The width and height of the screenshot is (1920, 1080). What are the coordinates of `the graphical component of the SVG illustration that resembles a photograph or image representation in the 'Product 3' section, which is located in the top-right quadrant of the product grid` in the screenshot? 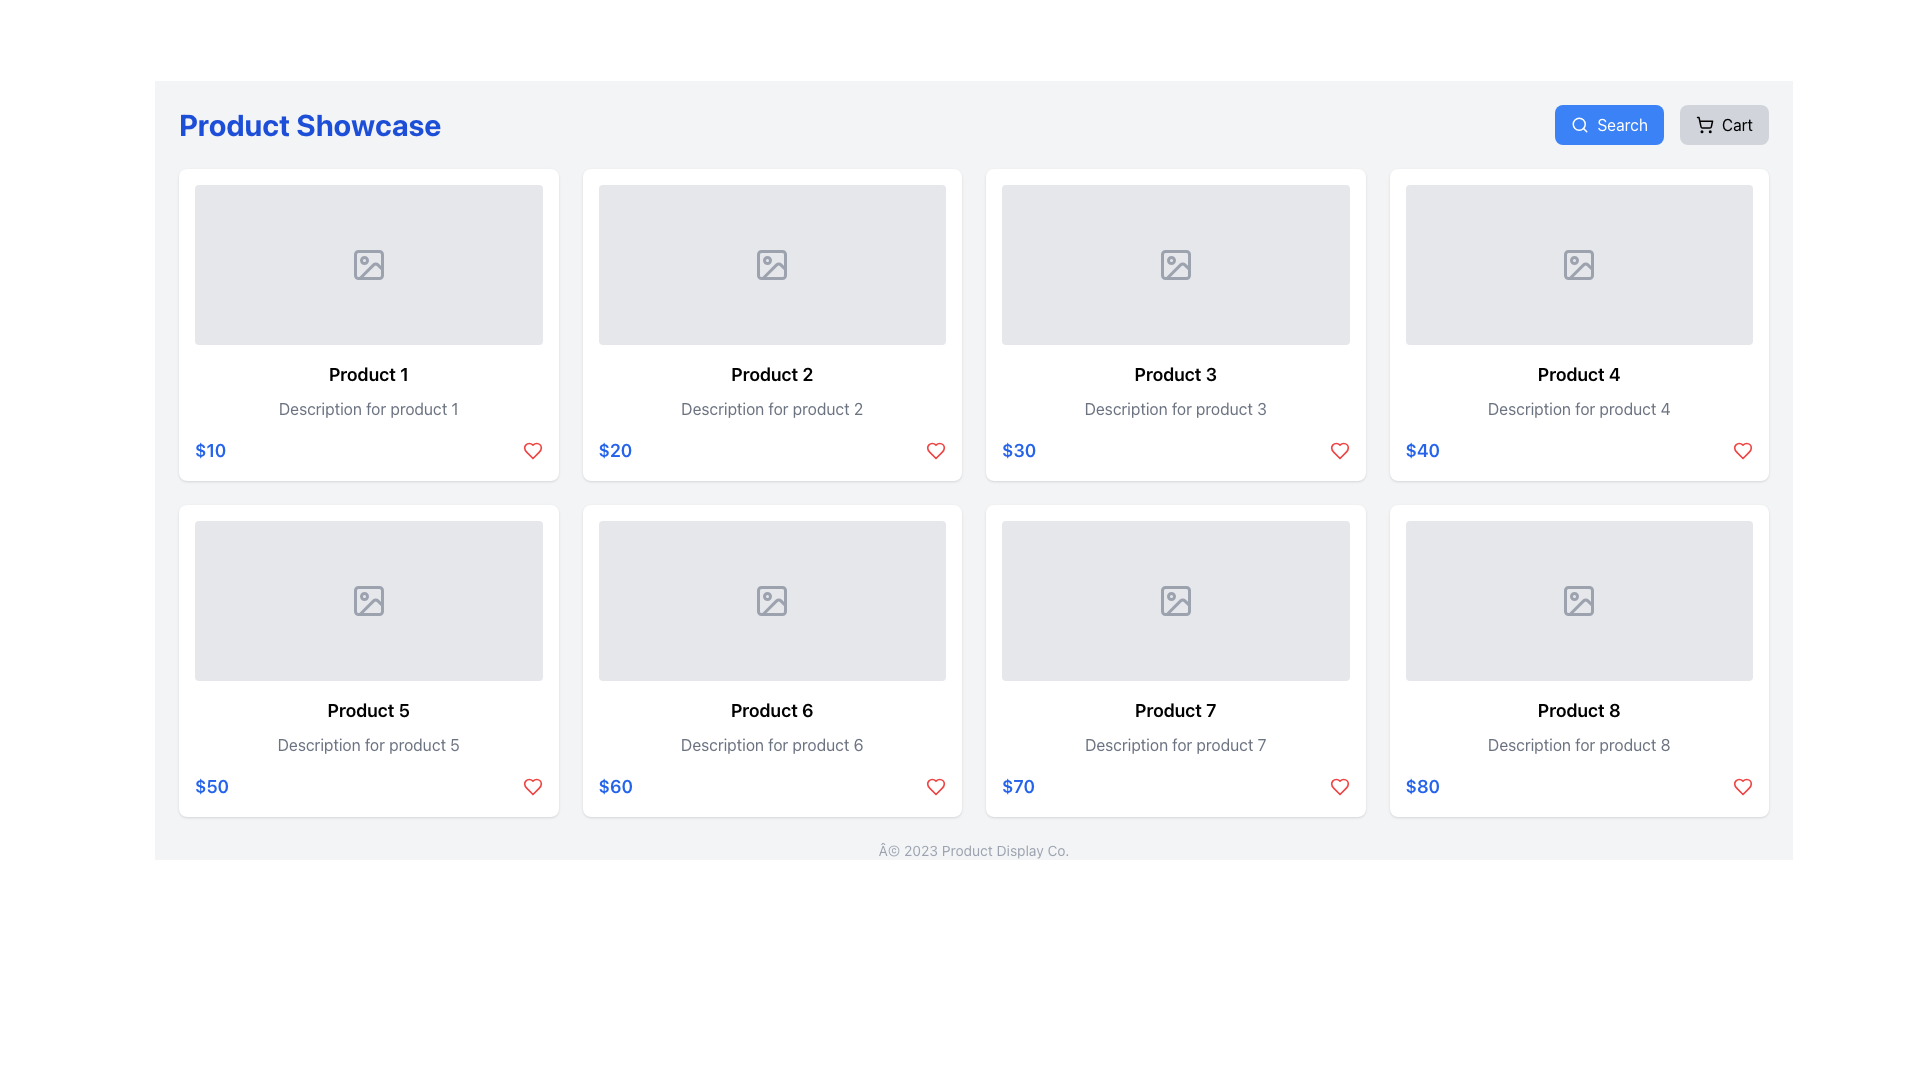 It's located at (1177, 270).